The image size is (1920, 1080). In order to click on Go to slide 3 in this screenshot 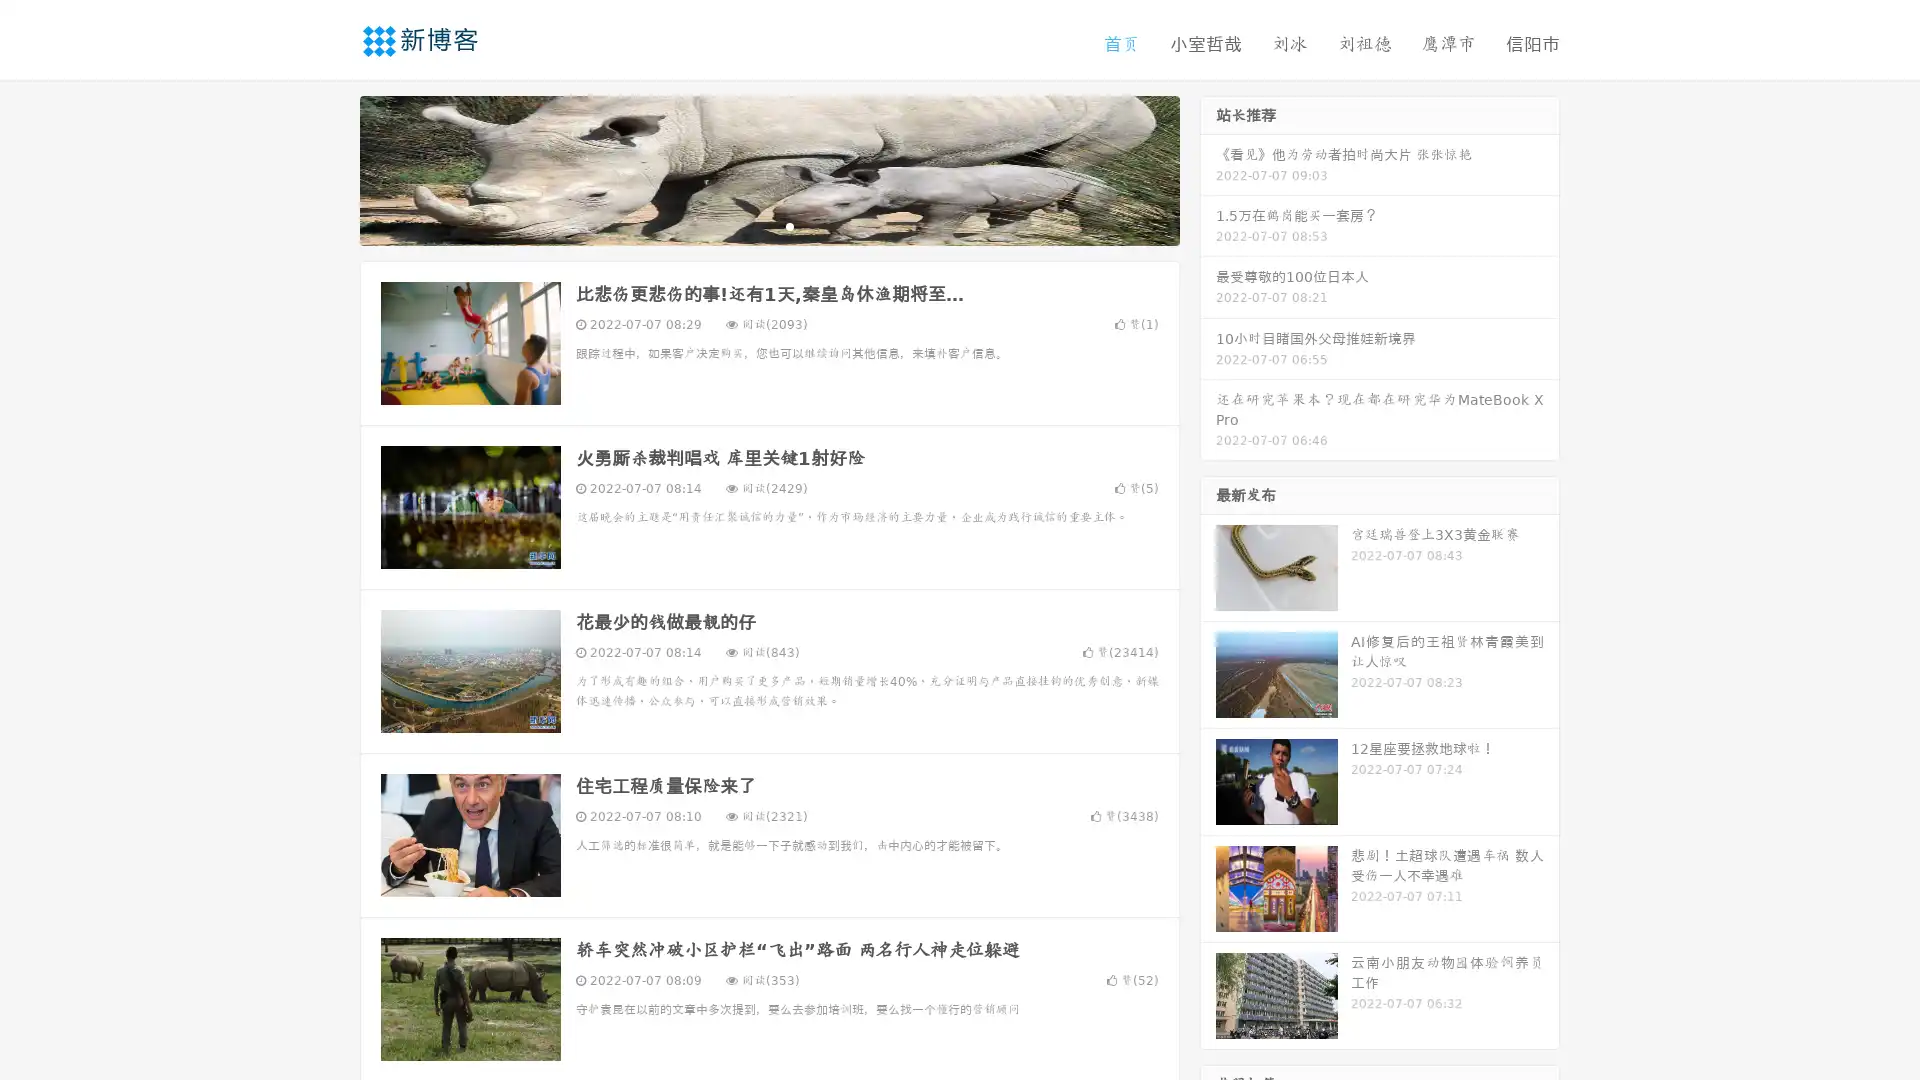, I will do `click(789, 225)`.